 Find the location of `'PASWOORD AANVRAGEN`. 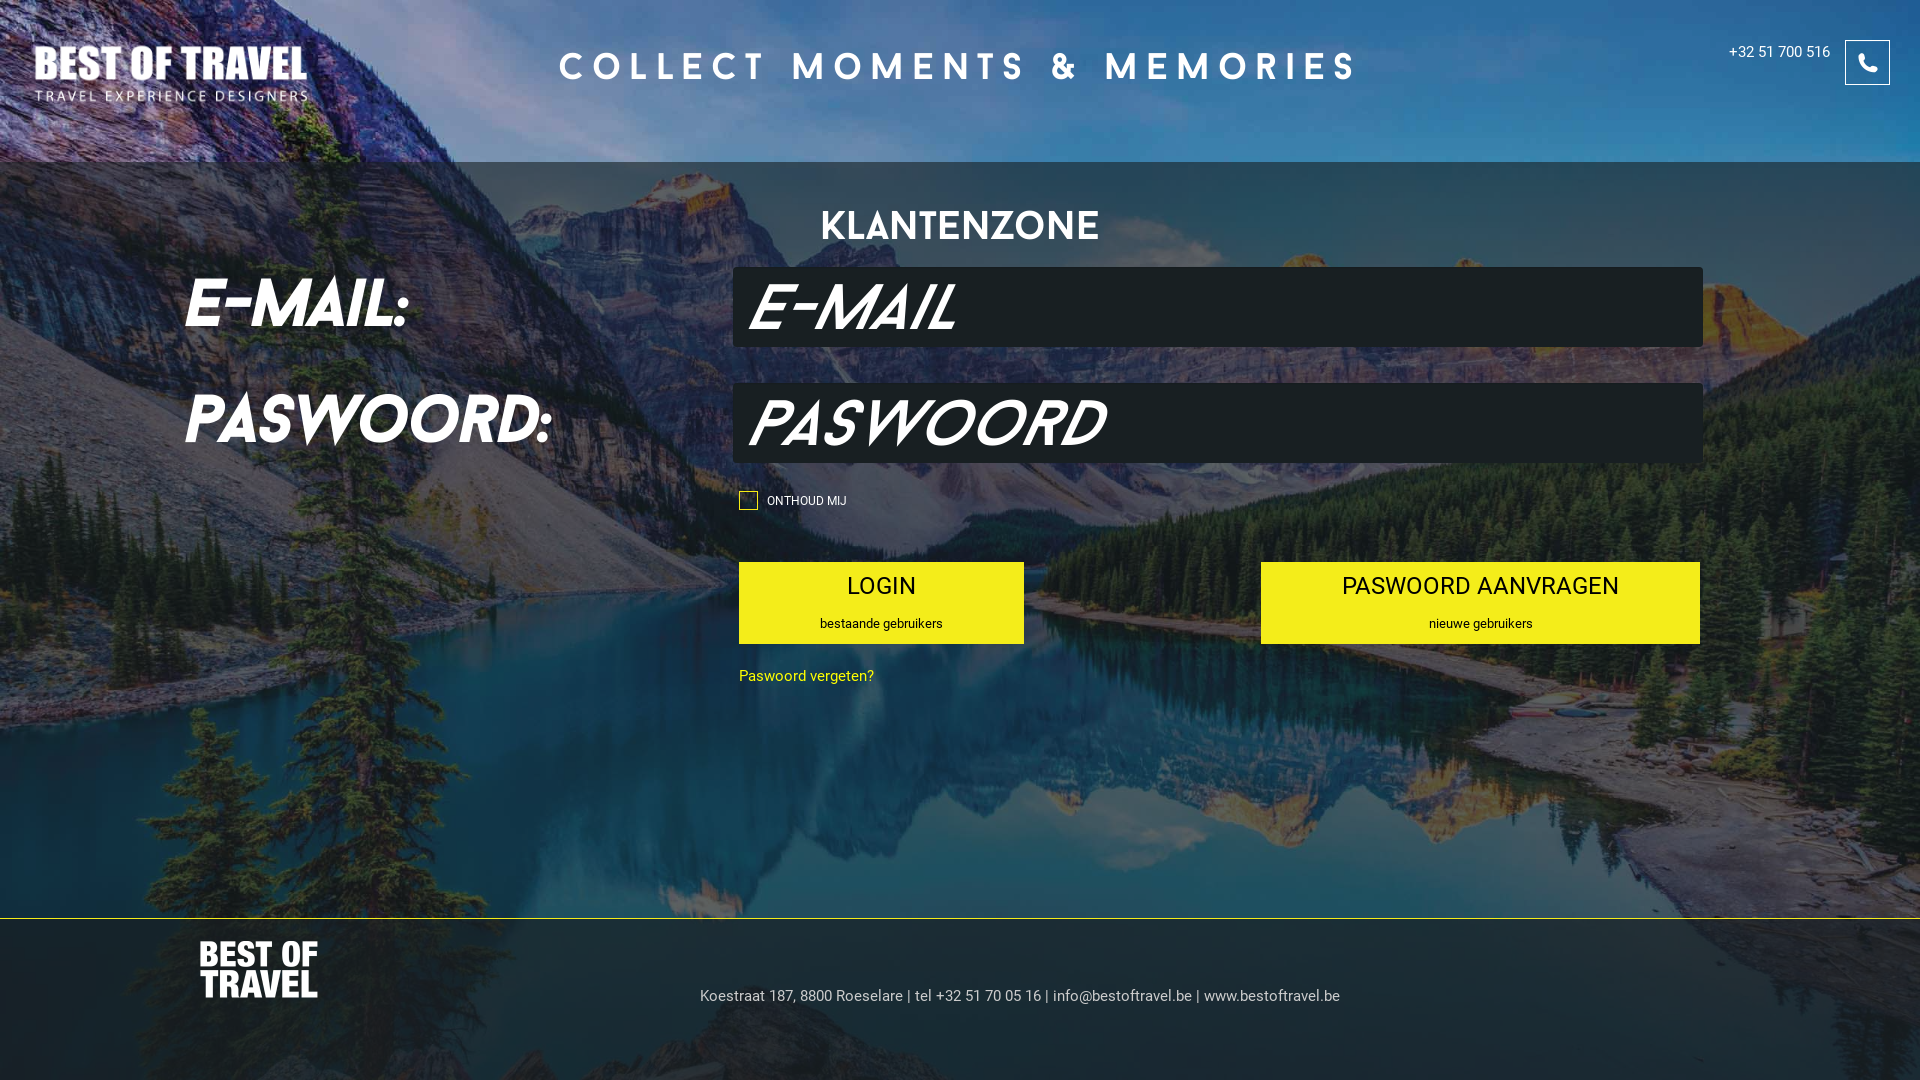

'PASWOORD AANVRAGEN is located at coordinates (1480, 602).